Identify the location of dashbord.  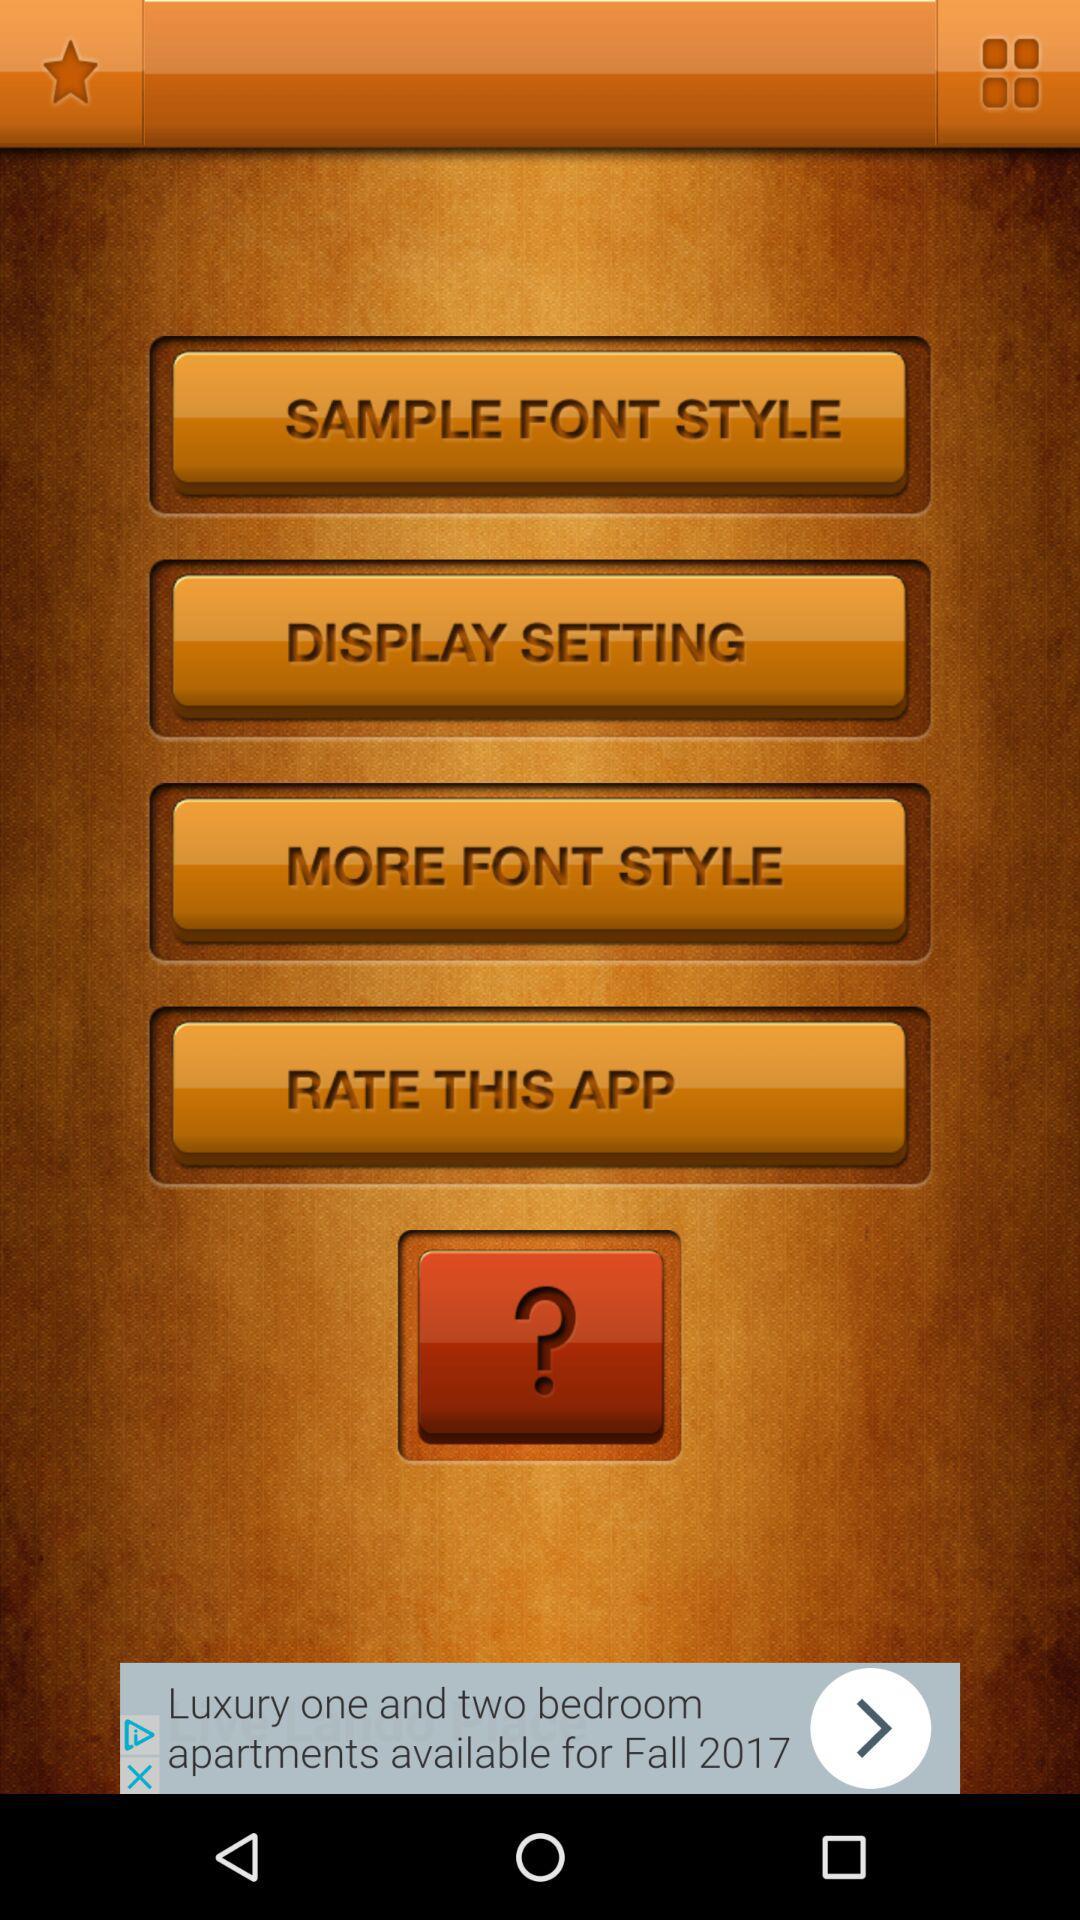
(1007, 72).